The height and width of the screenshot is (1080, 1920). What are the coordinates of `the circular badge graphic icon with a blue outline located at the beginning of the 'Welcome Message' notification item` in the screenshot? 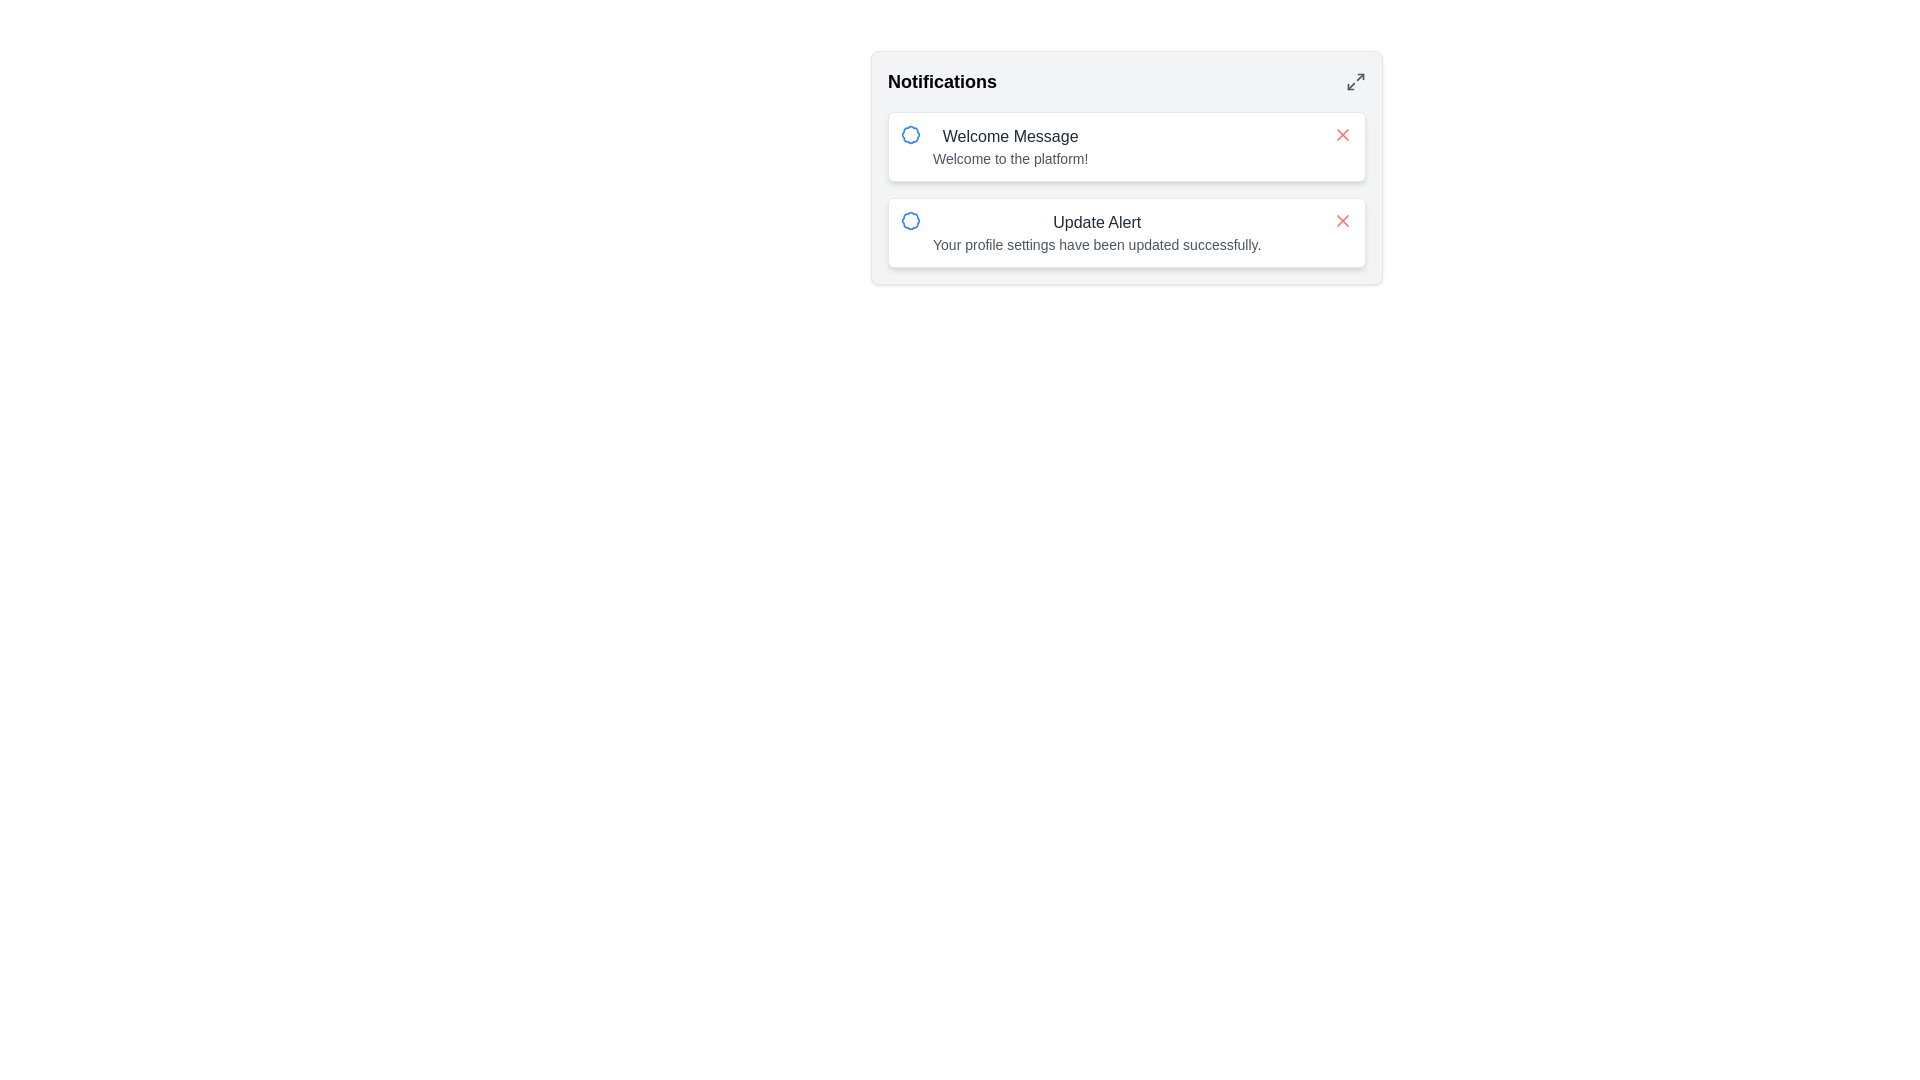 It's located at (910, 135).